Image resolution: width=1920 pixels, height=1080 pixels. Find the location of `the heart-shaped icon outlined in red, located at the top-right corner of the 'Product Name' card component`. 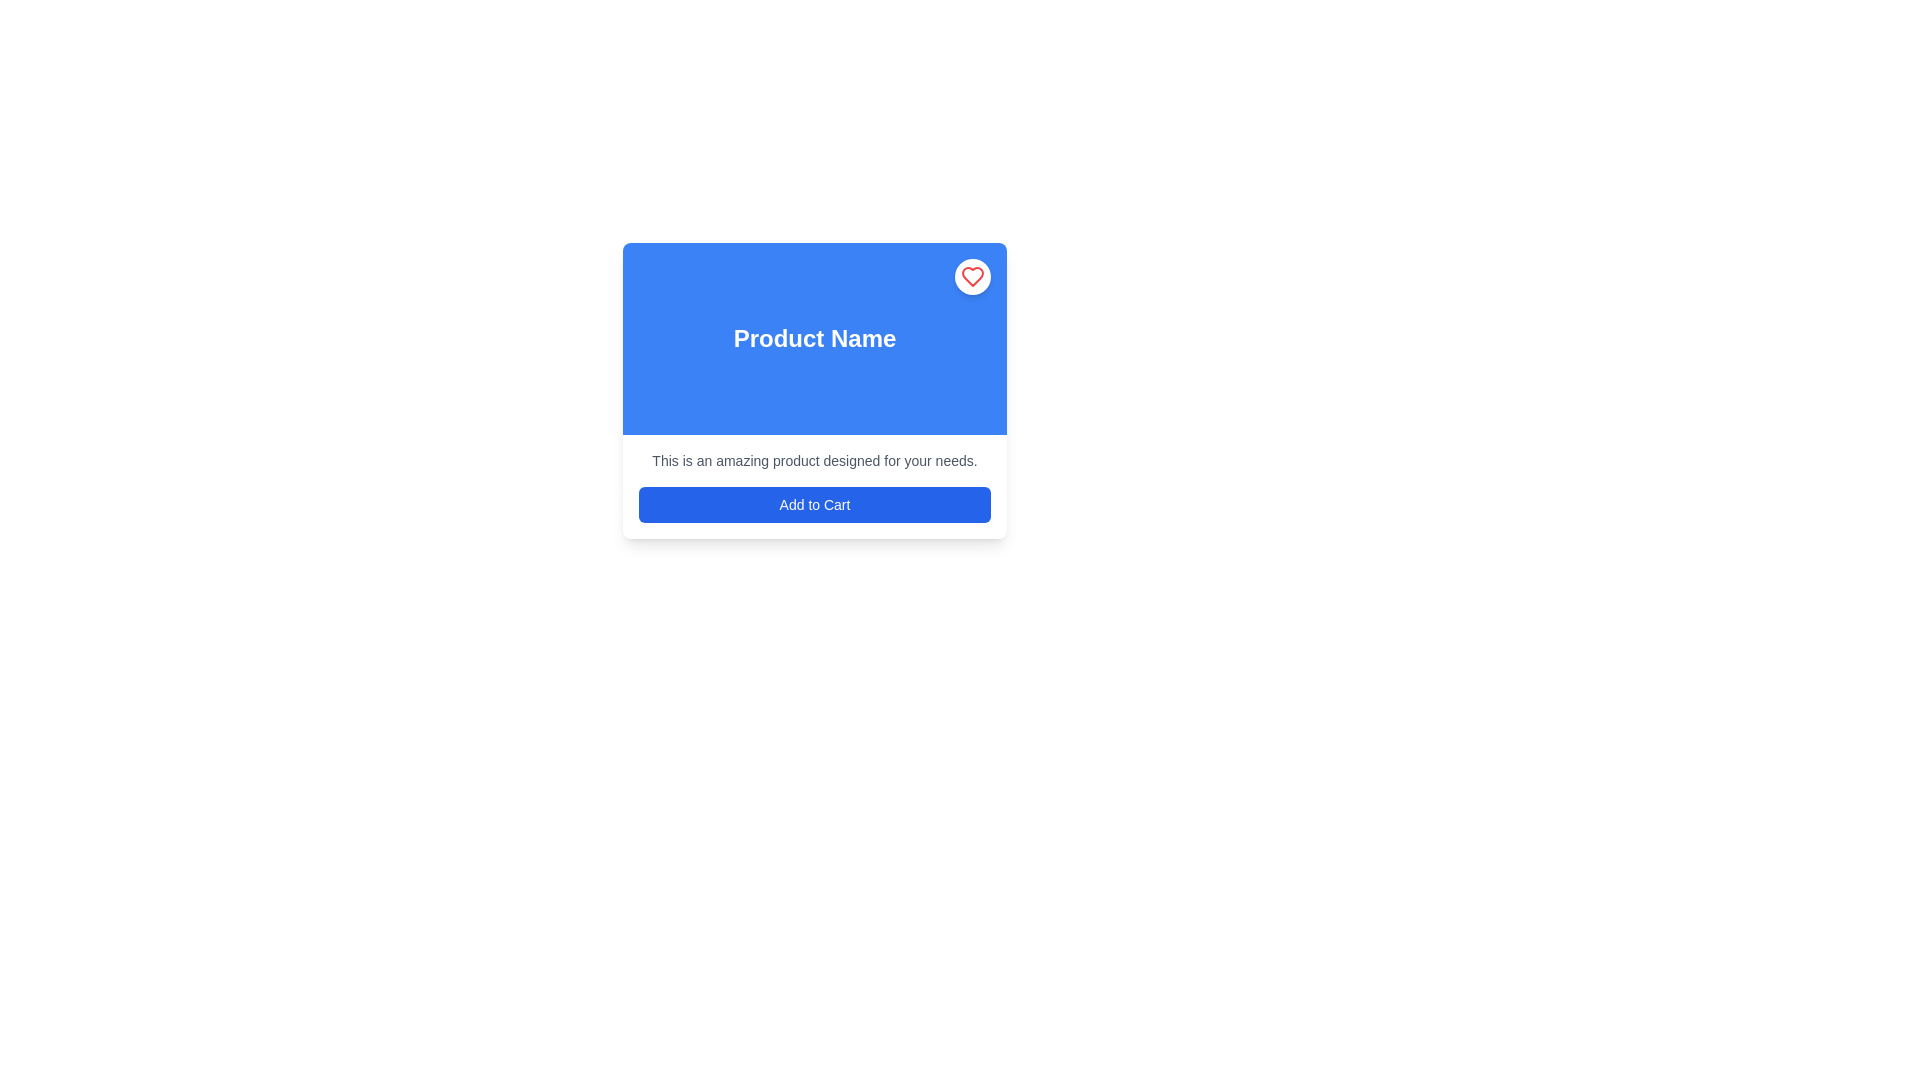

the heart-shaped icon outlined in red, located at the top-right corner of the 'Product Name' card component is located at coordinates (973, 277).